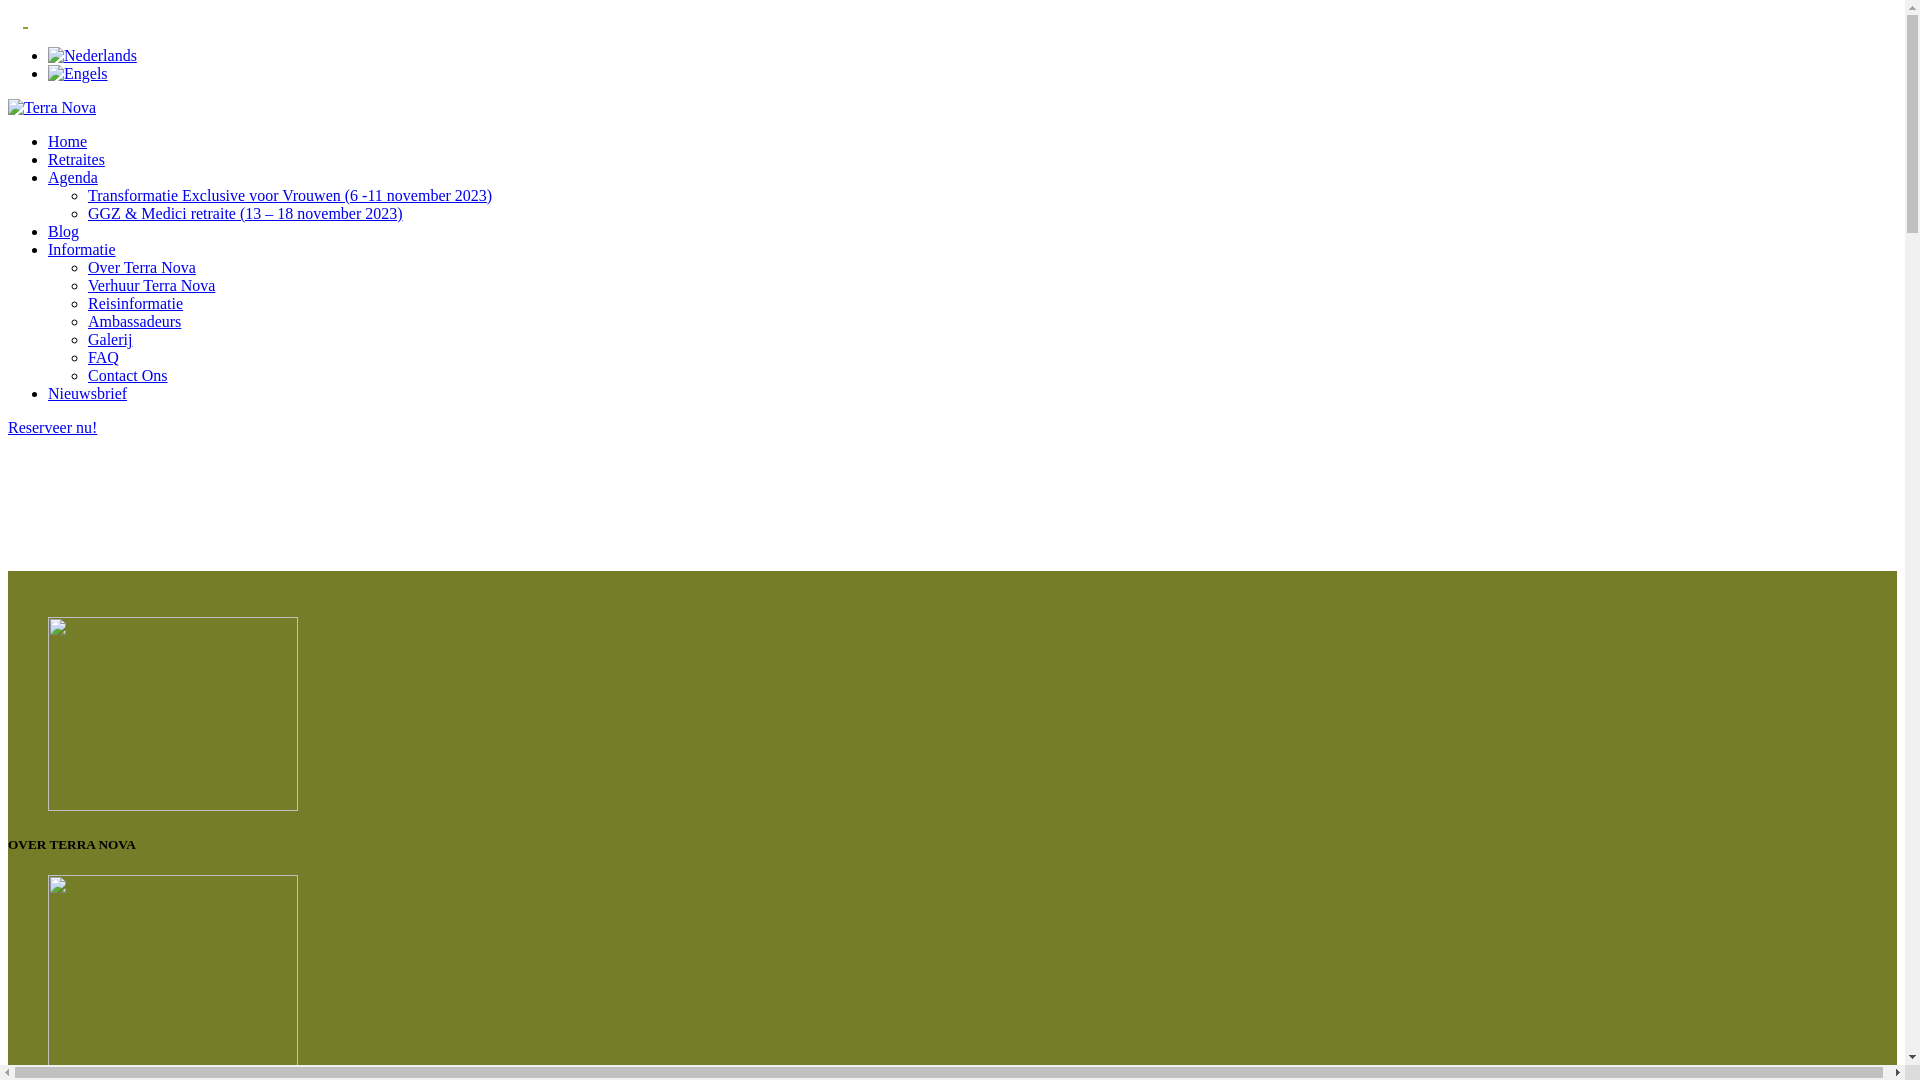 The width and height of the screenshot is (1920, 1080). Describe the element at coordinates (102, 356) in the screenshot. I see `'FAQ'` at that location.